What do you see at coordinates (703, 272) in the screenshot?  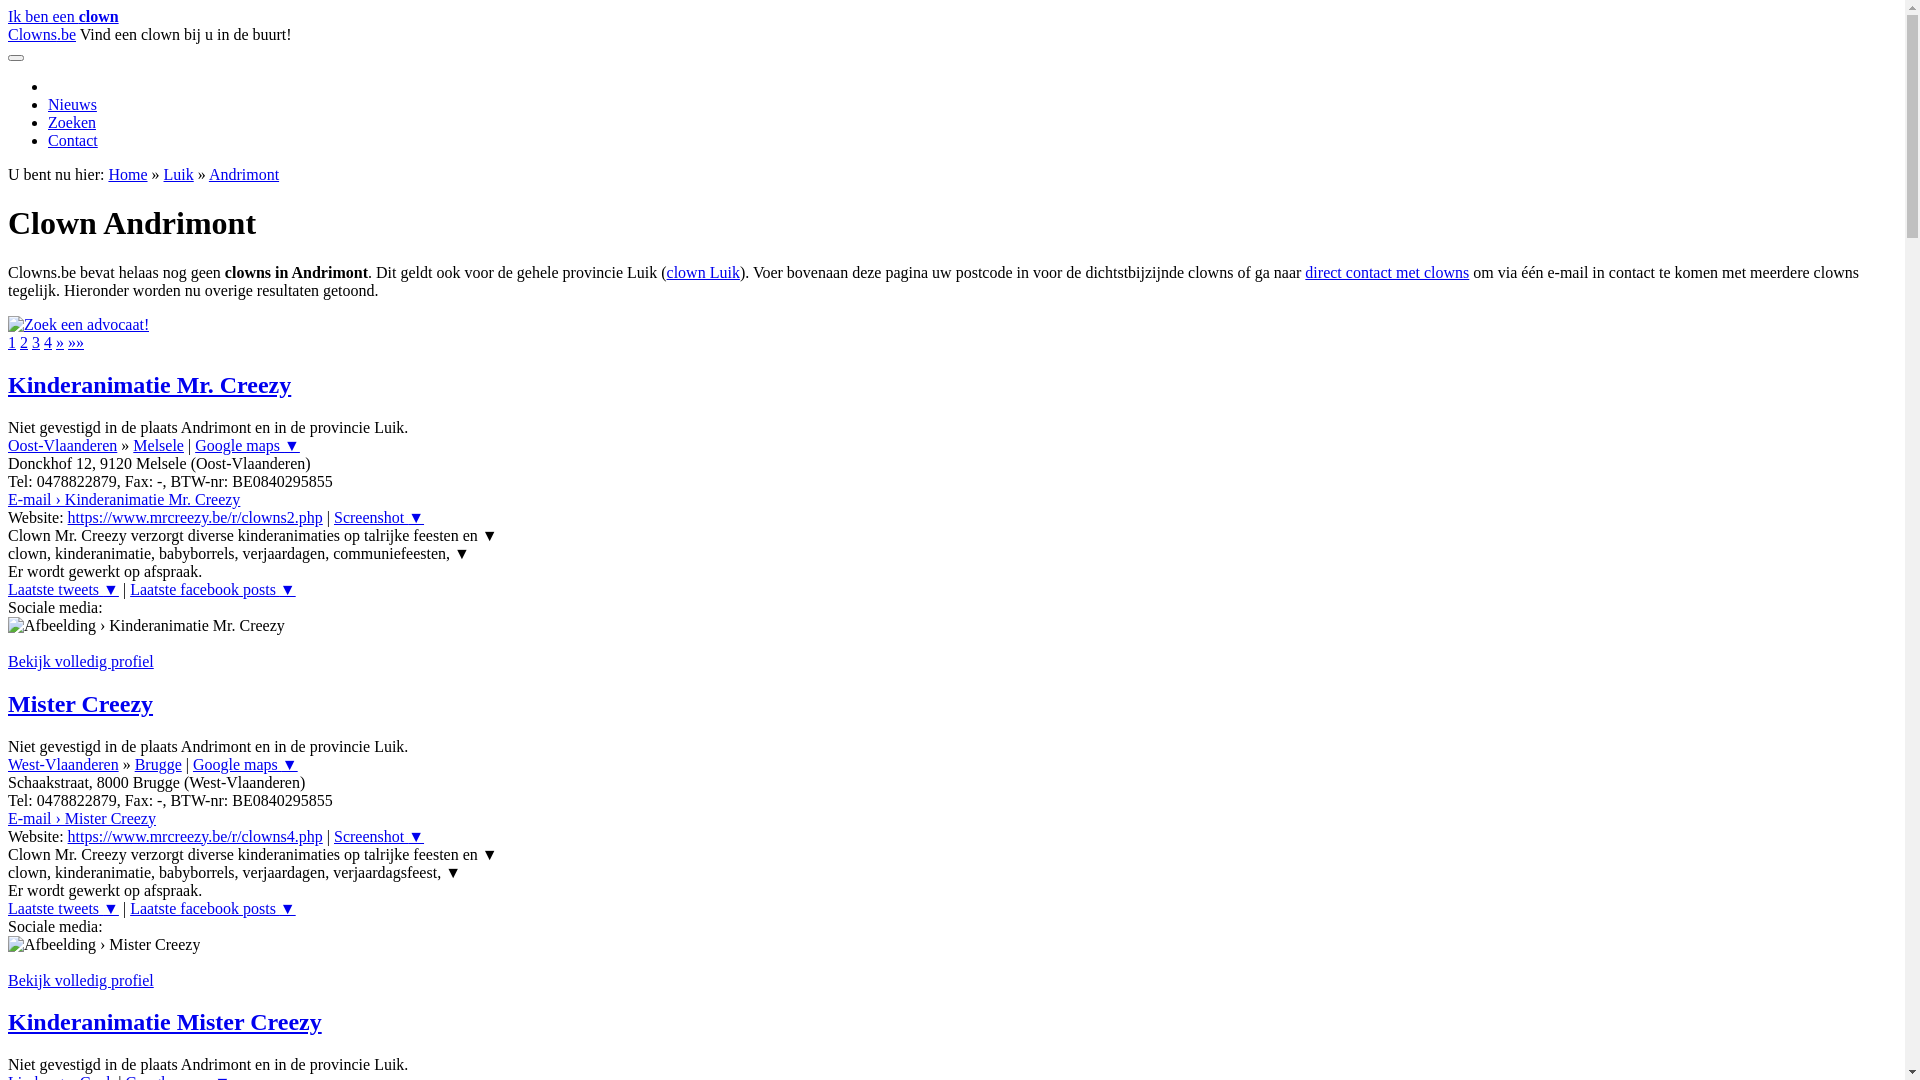 I see `'clown Luik'` at bounding box center [703, 272].